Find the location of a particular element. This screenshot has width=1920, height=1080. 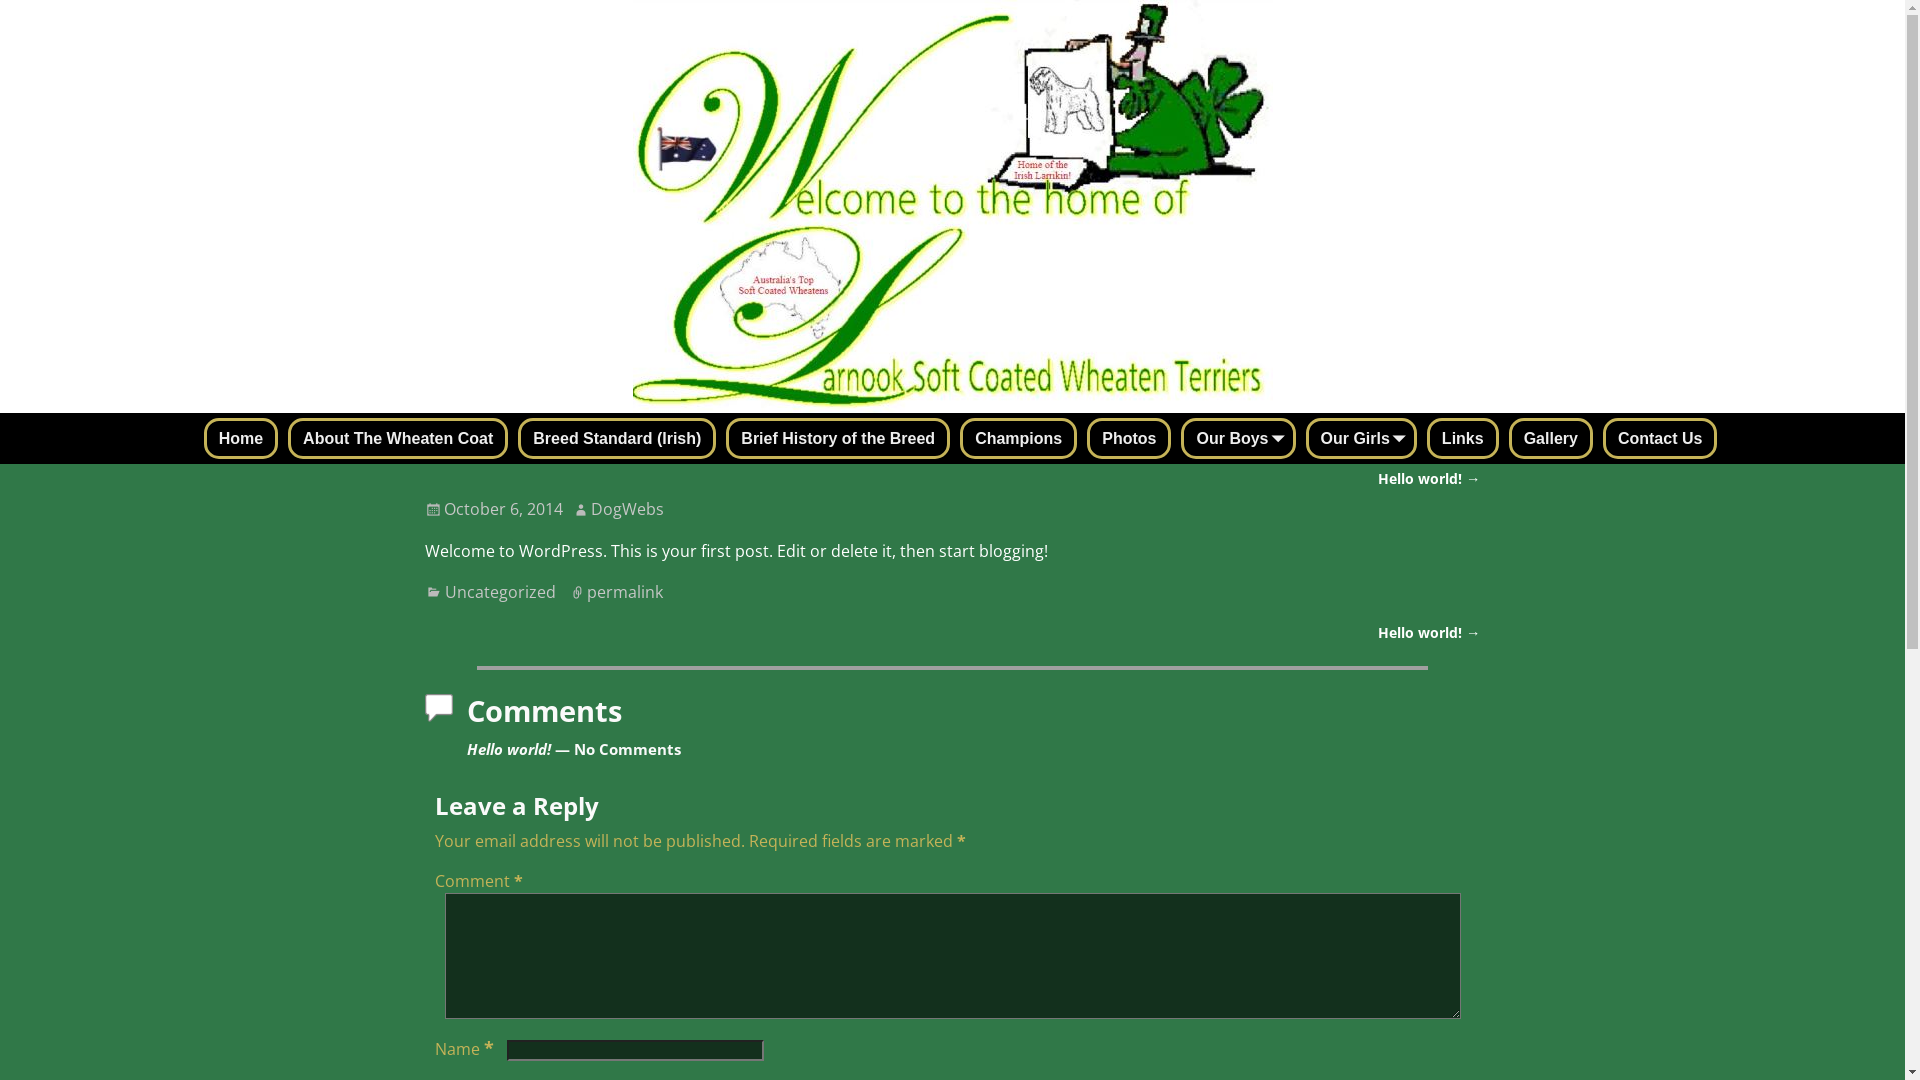

'Champions' is located at coordinates (1018, 437).